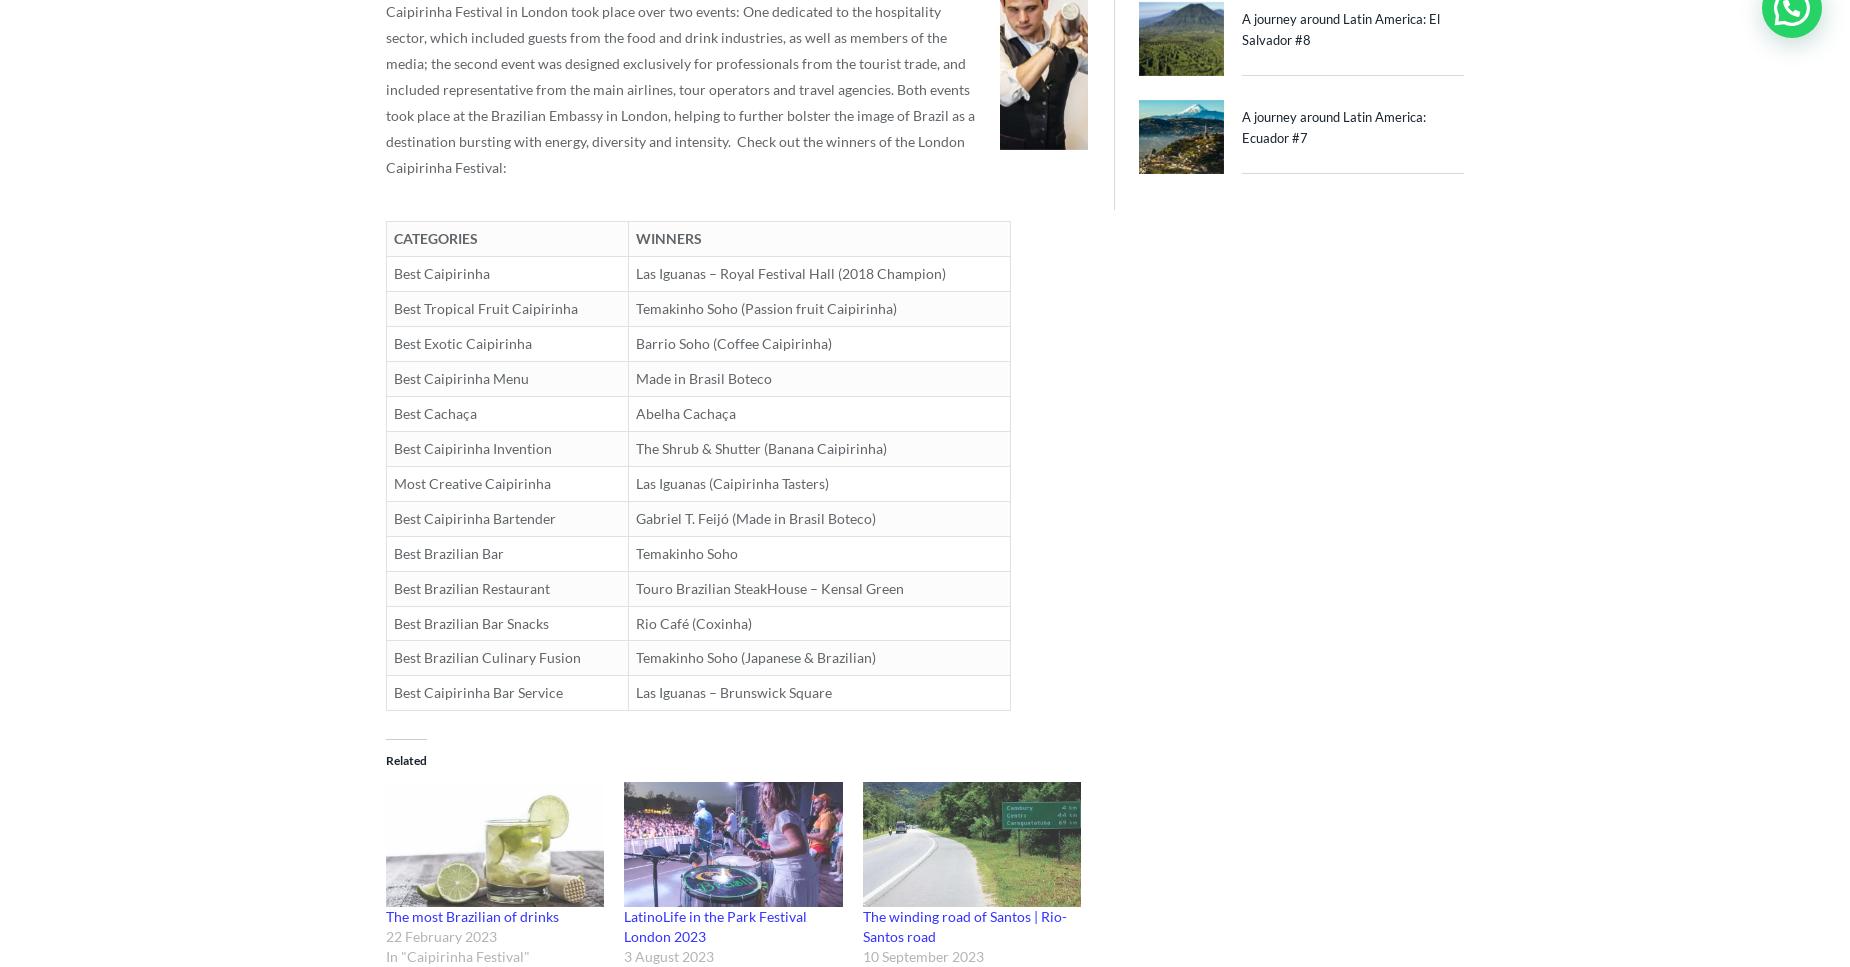  I want to click on 'Las Iguanas (Caipirinha Tasters)', so click(732, 482).